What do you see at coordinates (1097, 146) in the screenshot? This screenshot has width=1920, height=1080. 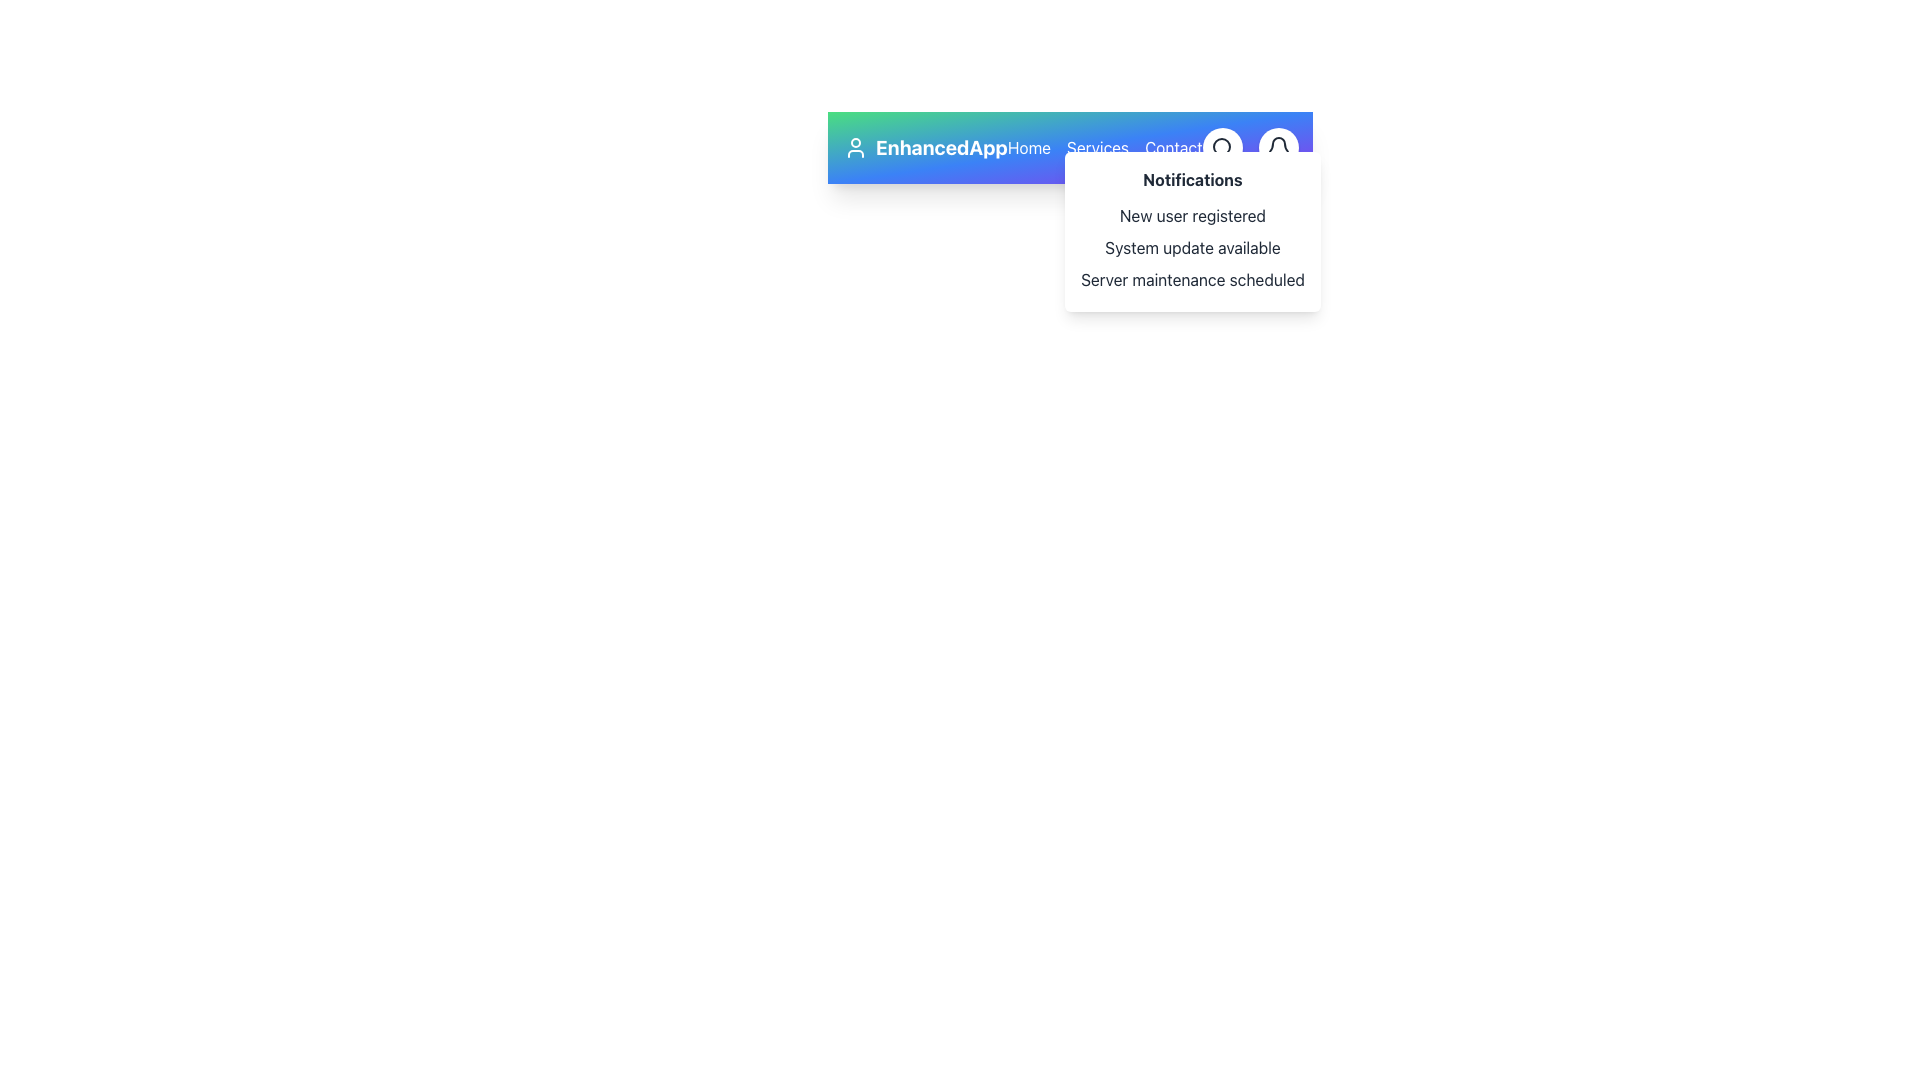 I see `the 'Services' text link in the navigation menu to trigger underline styling` at bounding box center [1097, 146].